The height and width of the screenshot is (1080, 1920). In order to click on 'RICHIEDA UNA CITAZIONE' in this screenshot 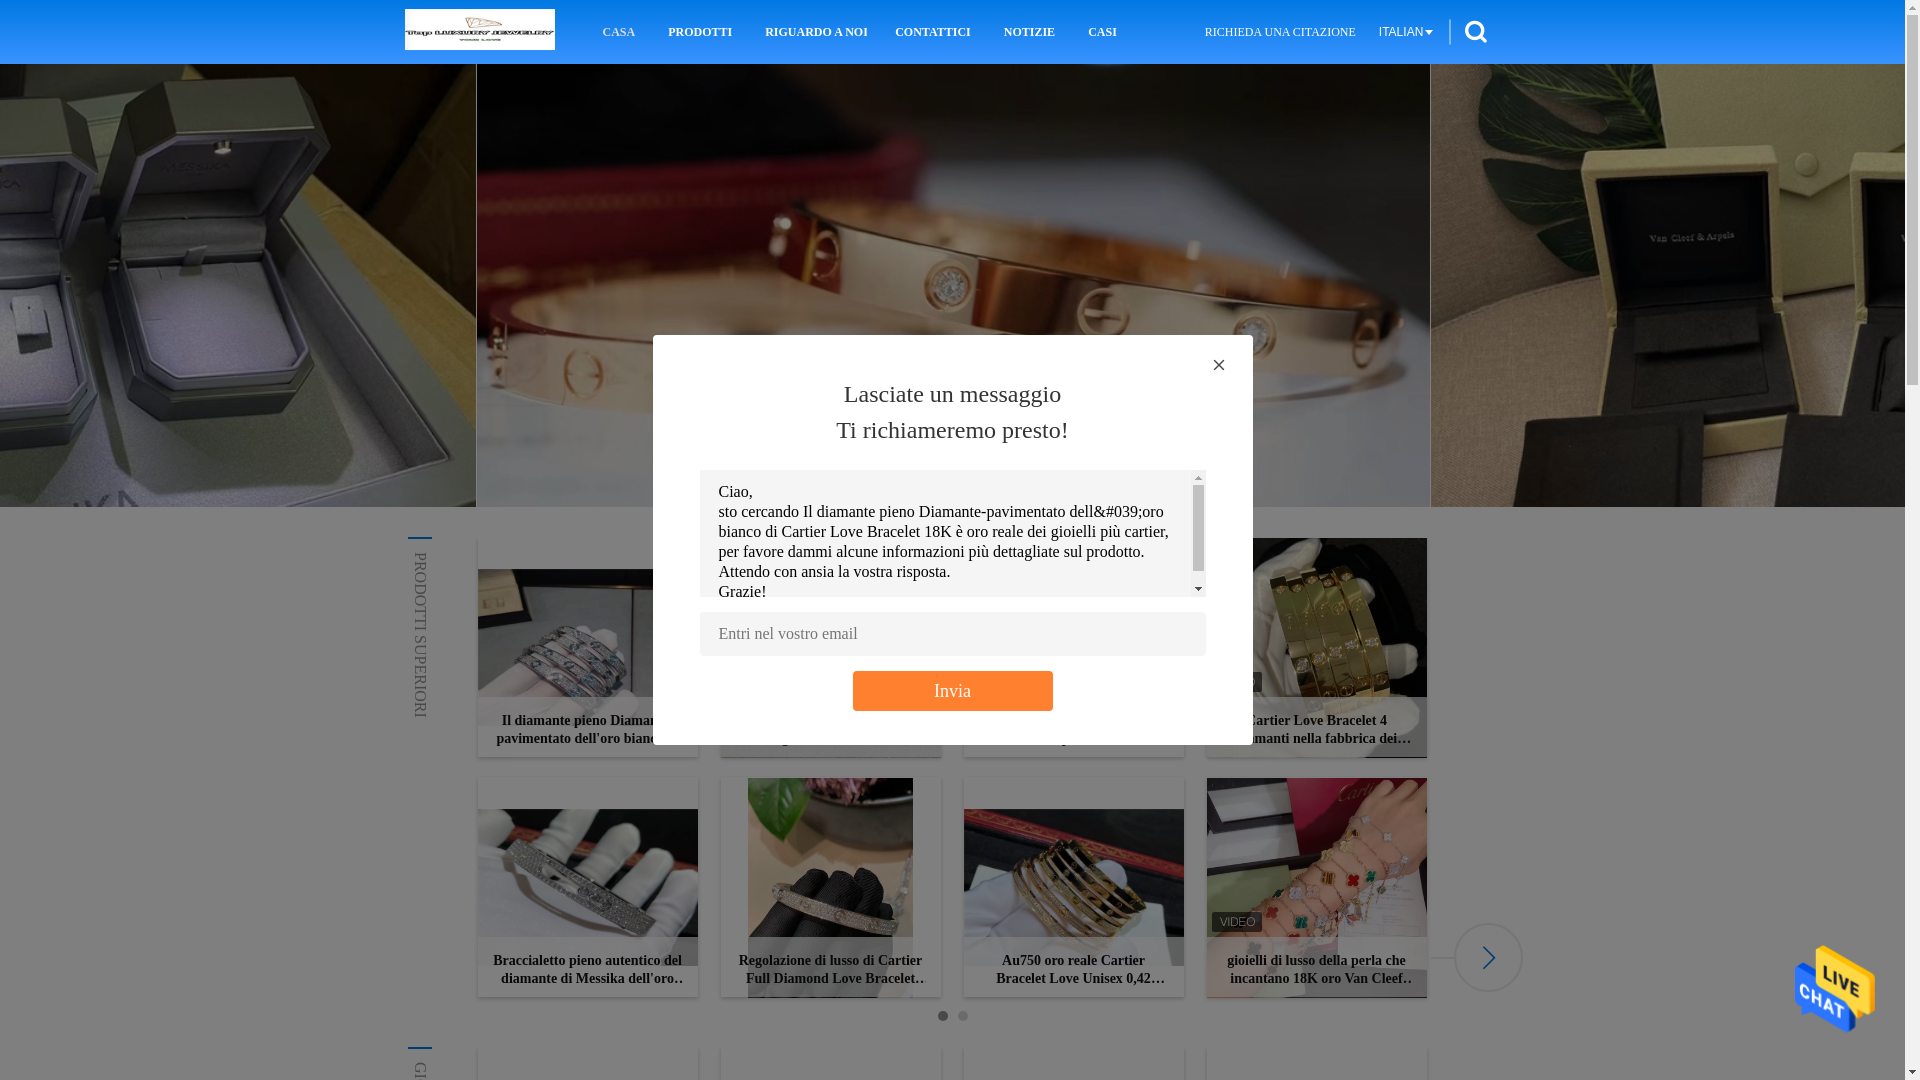, I will do `click(1280, 31)`.